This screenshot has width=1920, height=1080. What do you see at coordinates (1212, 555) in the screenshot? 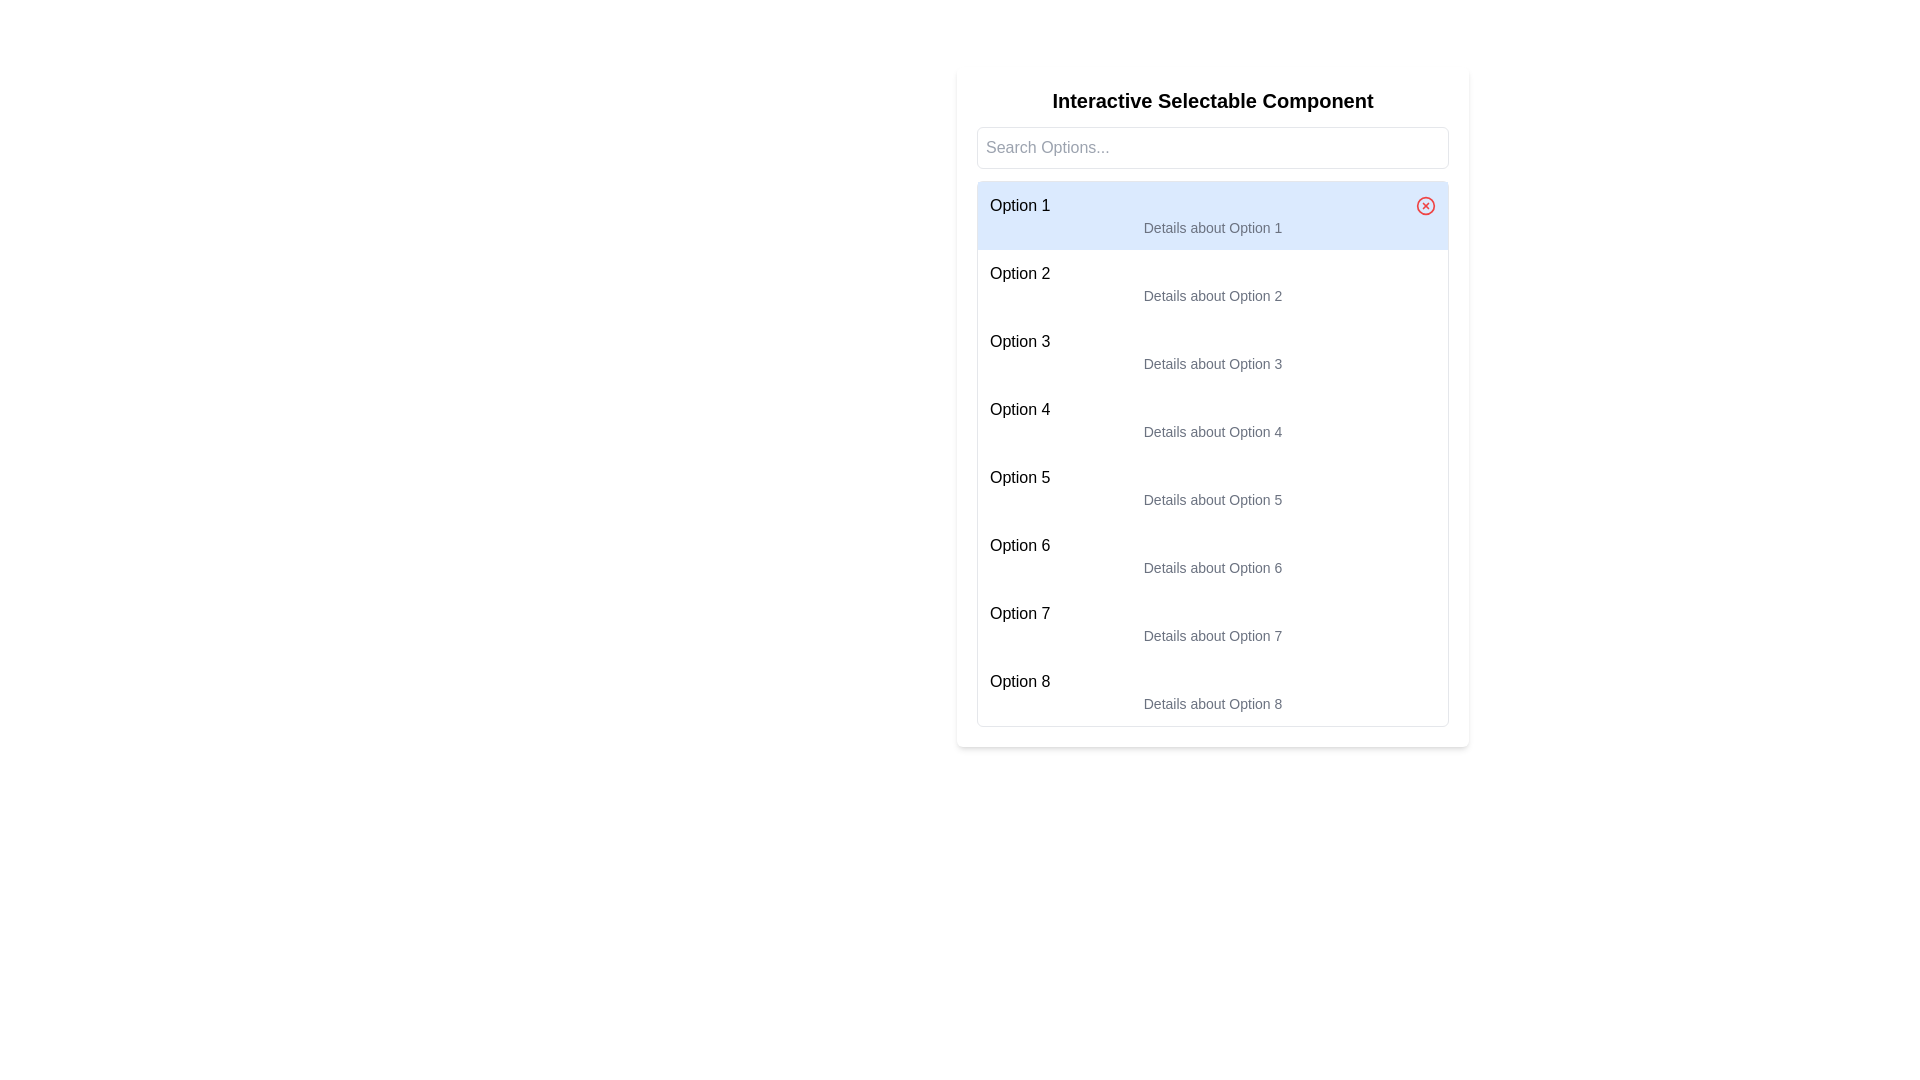
I see `to select the list item displaying 'Option 6' in bold style, located in the middle right portion of the interface, below 'Option 5' and above 'Option 7'` at bounding box center [1212, 555].